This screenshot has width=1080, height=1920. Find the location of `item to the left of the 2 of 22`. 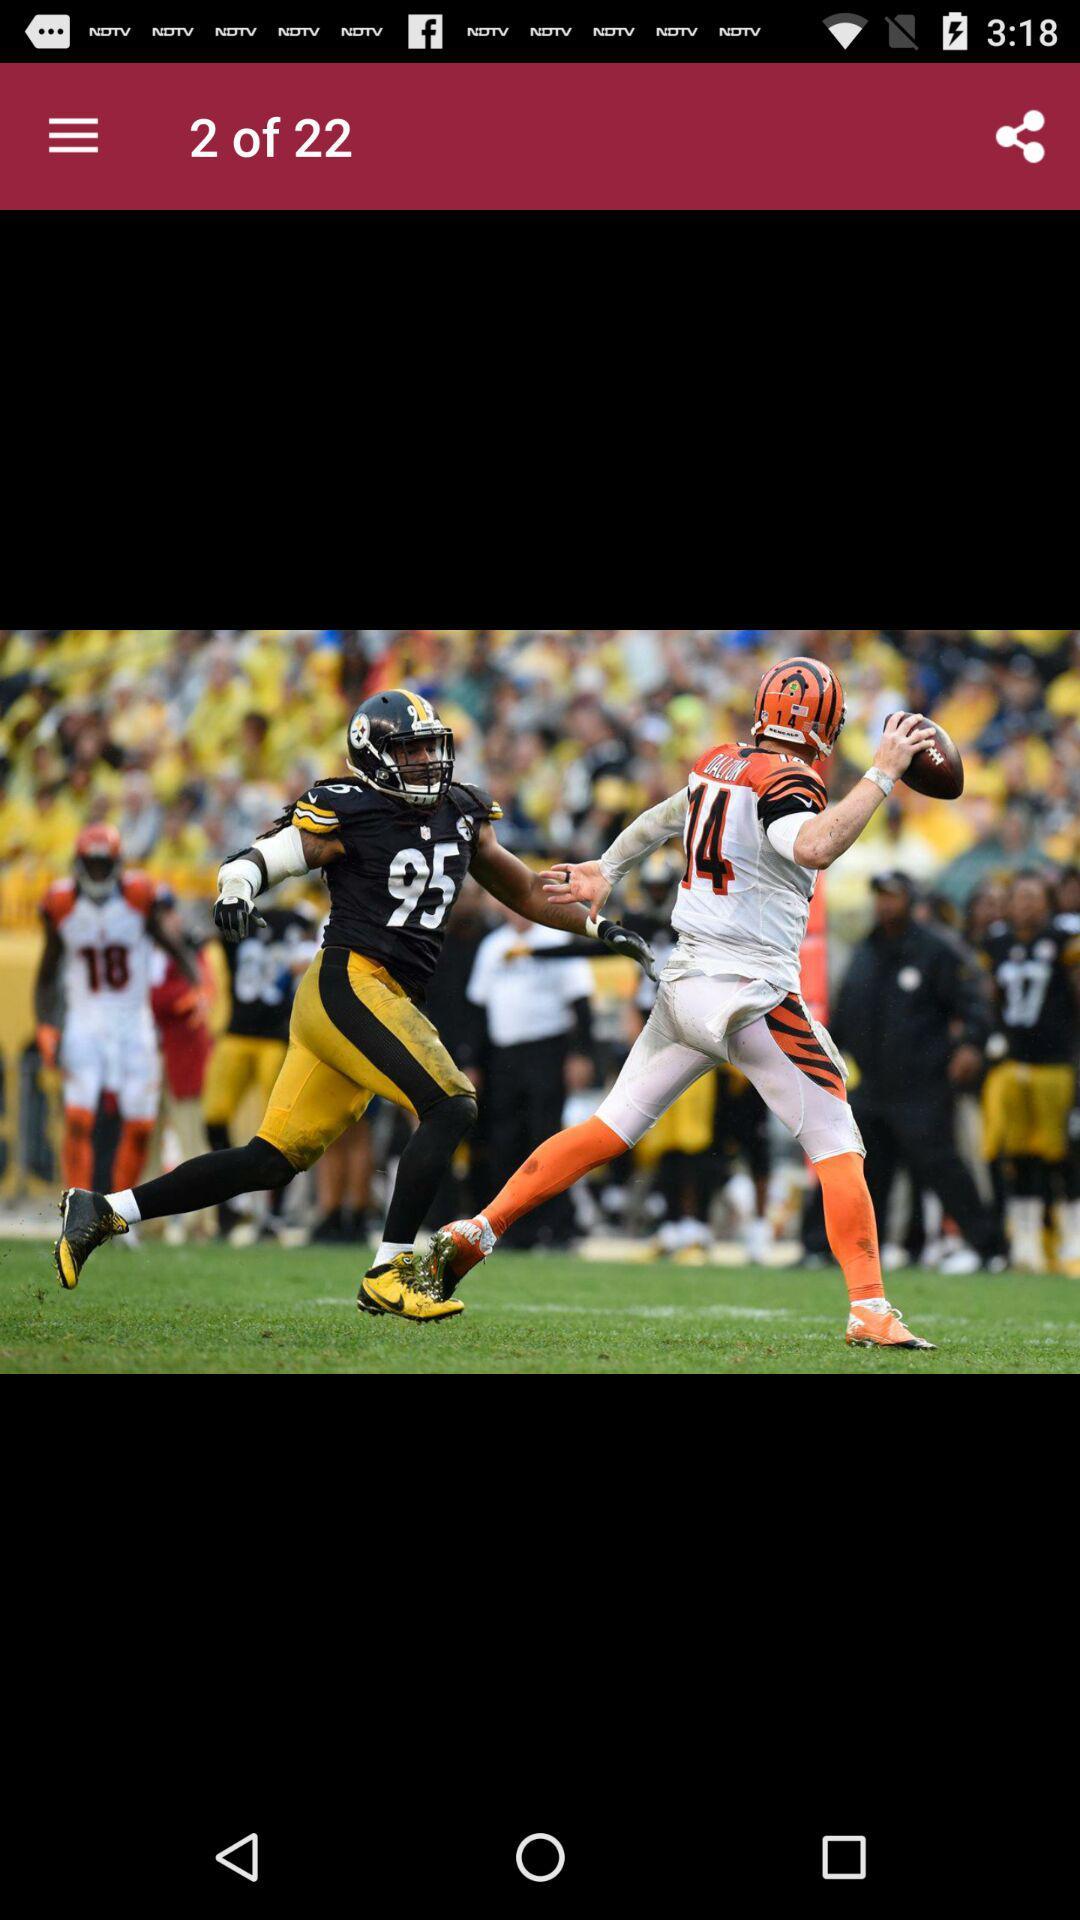

item to the left of the 2 of 22 is located at coordinates (72, 135).